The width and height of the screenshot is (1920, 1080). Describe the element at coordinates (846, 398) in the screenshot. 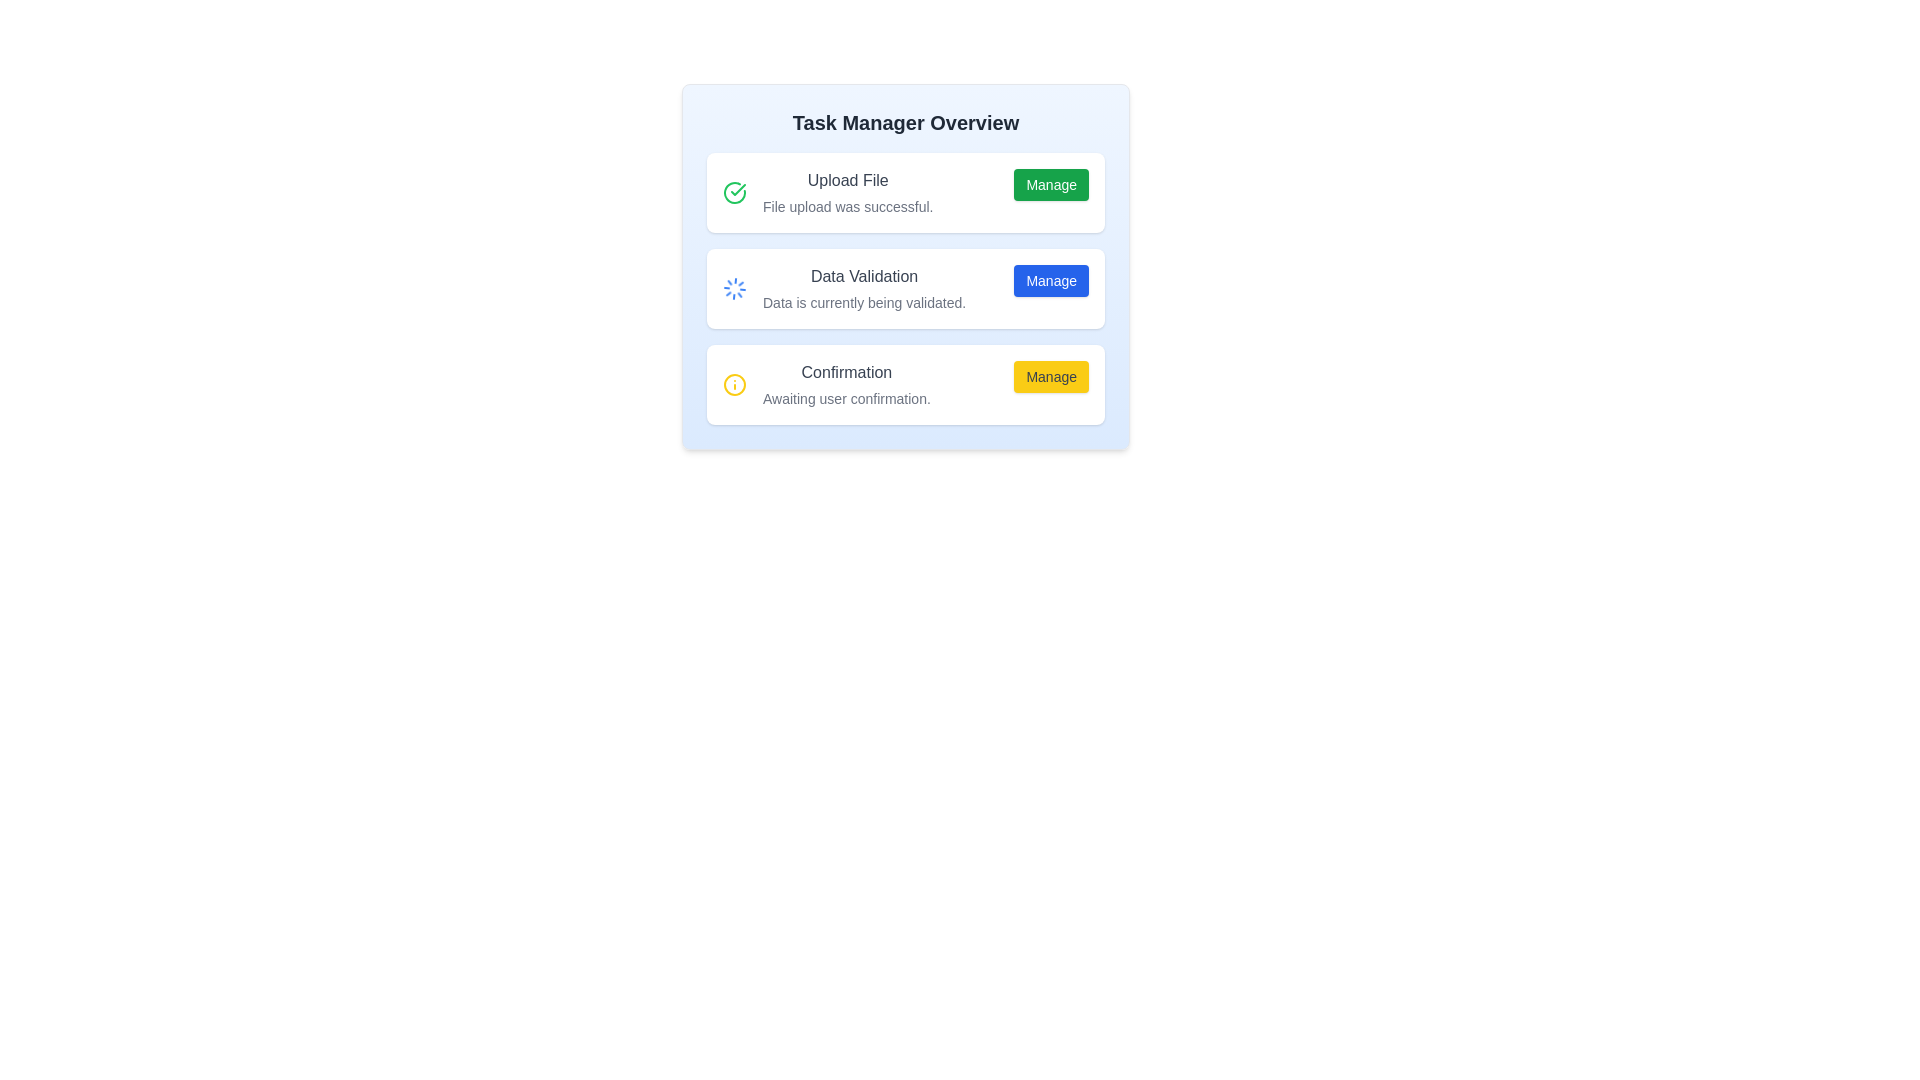

I see `the static text element providing feedback regarding the 'Confirmation' process, located beneath the heading 'Confirmation' and above the yellow 'Manage' button` at that location.